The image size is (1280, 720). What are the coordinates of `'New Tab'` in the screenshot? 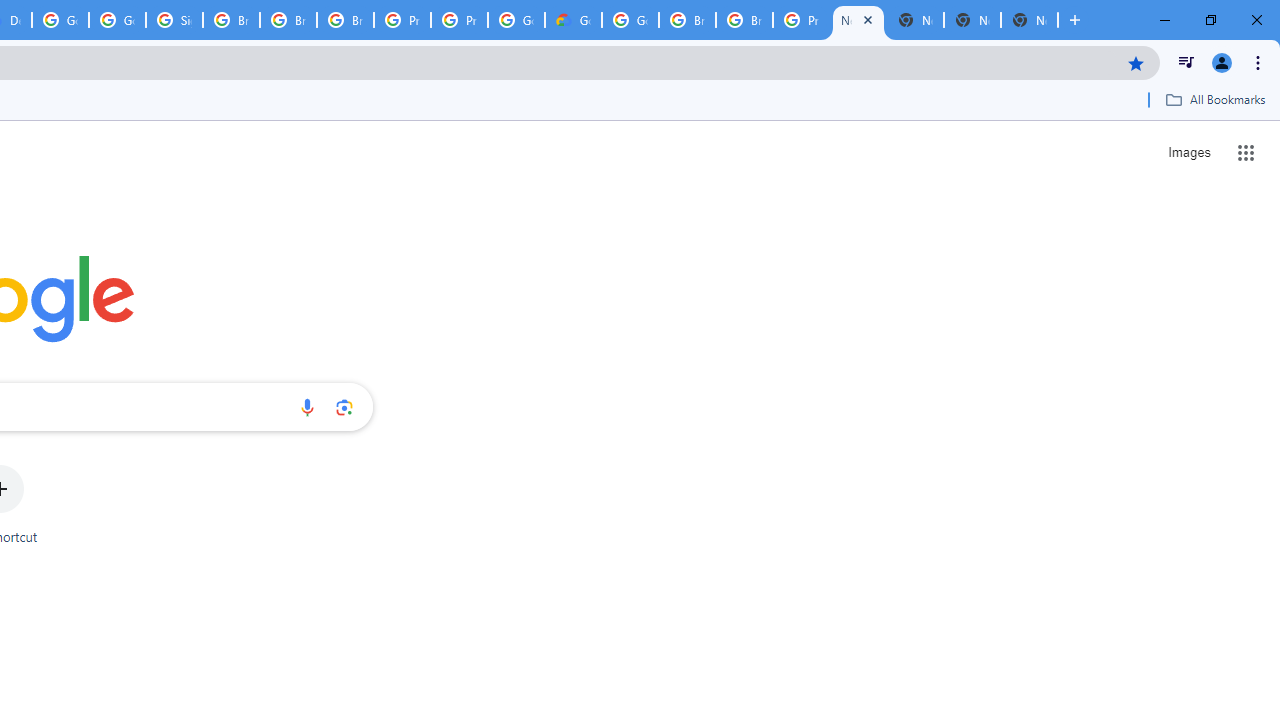 It's located at (1029, 20).